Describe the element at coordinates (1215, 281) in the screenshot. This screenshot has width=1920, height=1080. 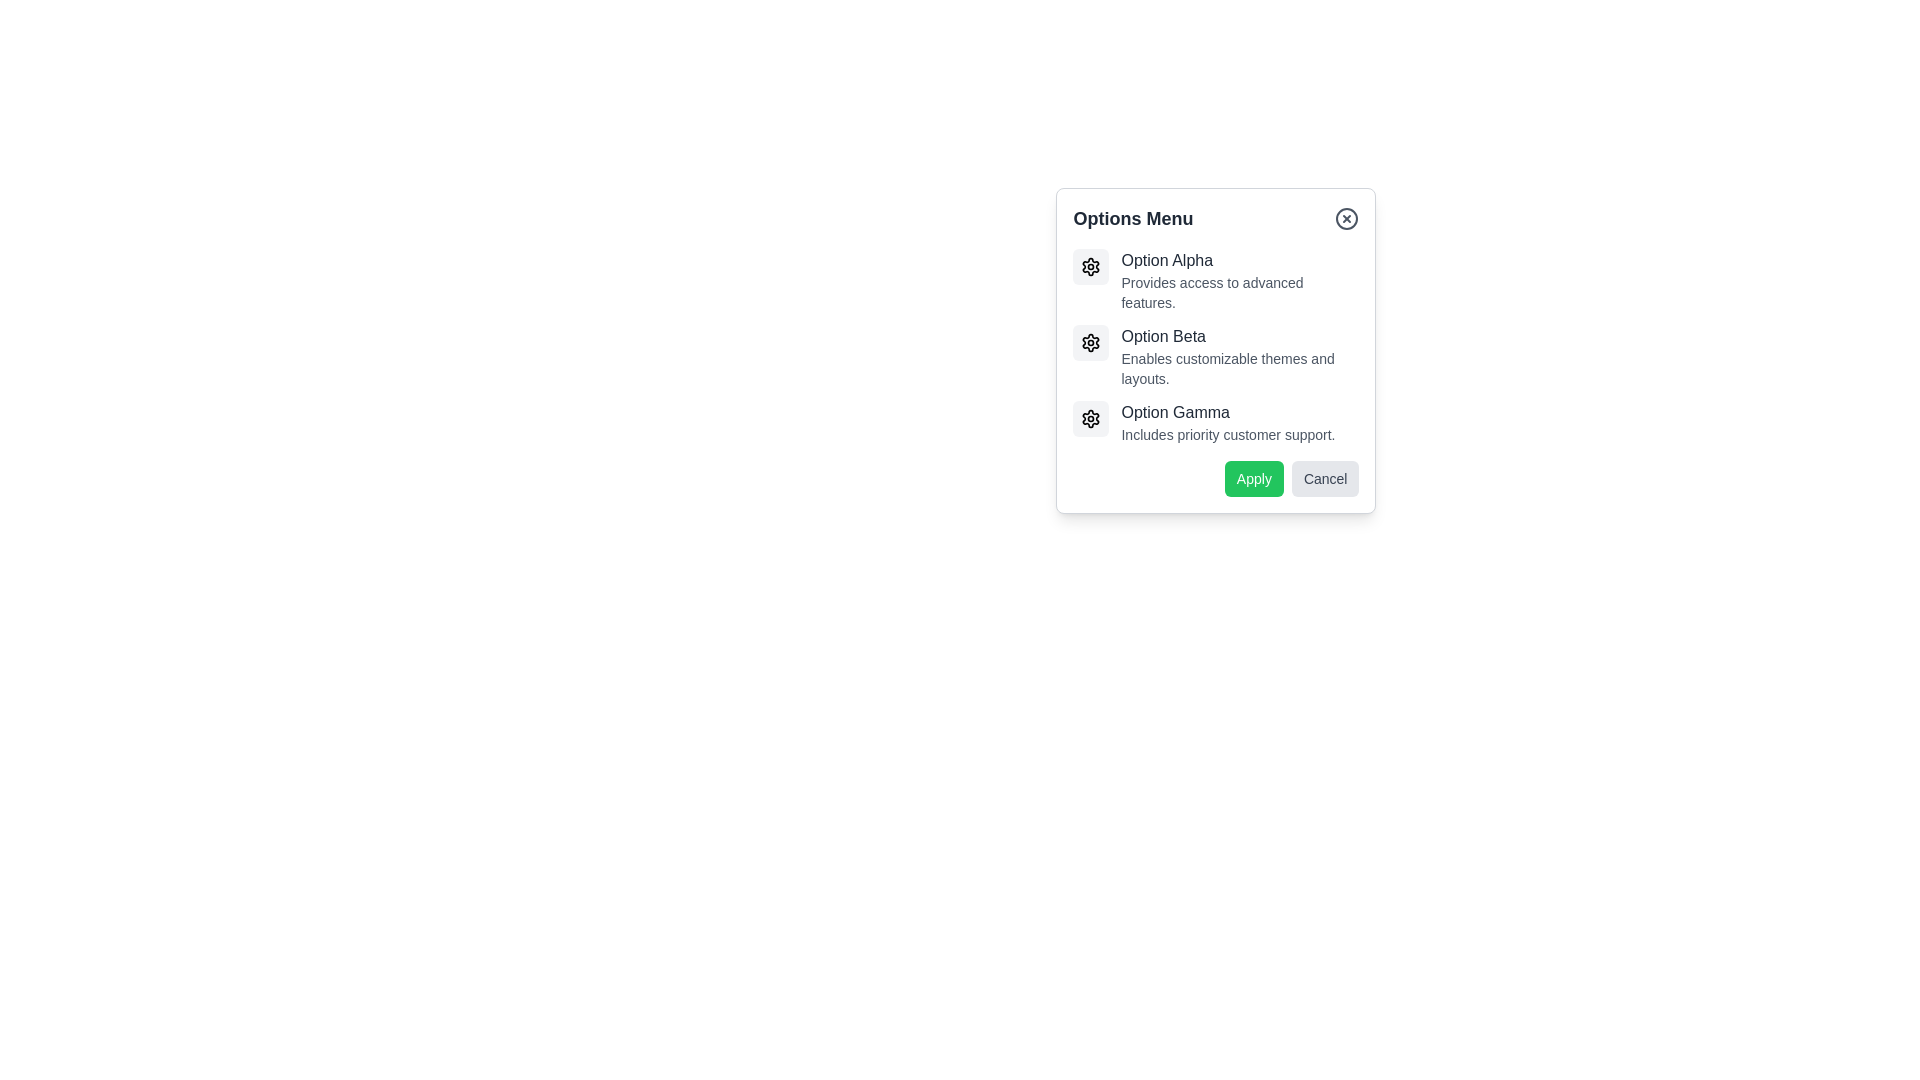
I see `the informational list item titled 'Option Alpha' that provides access to advanced features, located within the 'Options Menu' modal dialog` at that location.